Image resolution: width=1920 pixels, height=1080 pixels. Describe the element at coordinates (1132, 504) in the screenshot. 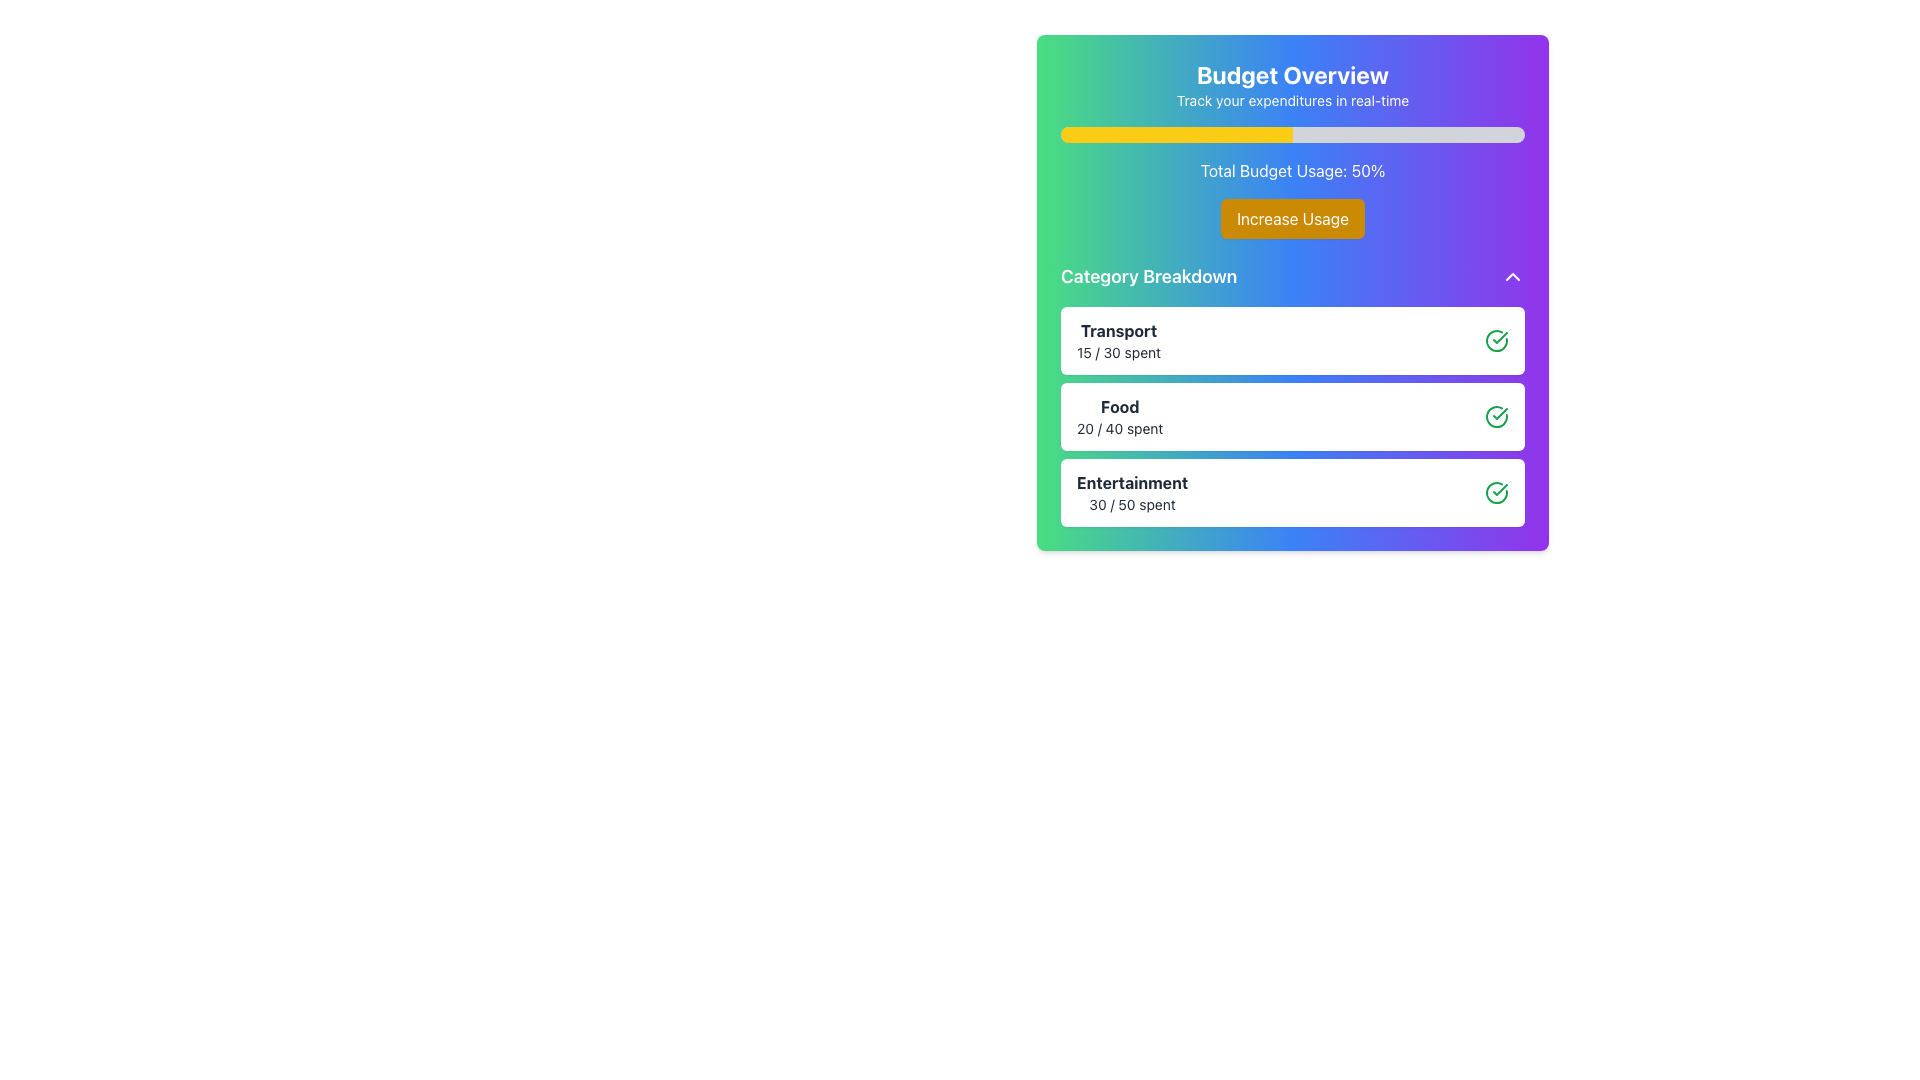

I see `the text field displaying '30 / 50 spent', which is located beneath the 'Entertainment' header and within the 'Category Breakdown' group` at that location.